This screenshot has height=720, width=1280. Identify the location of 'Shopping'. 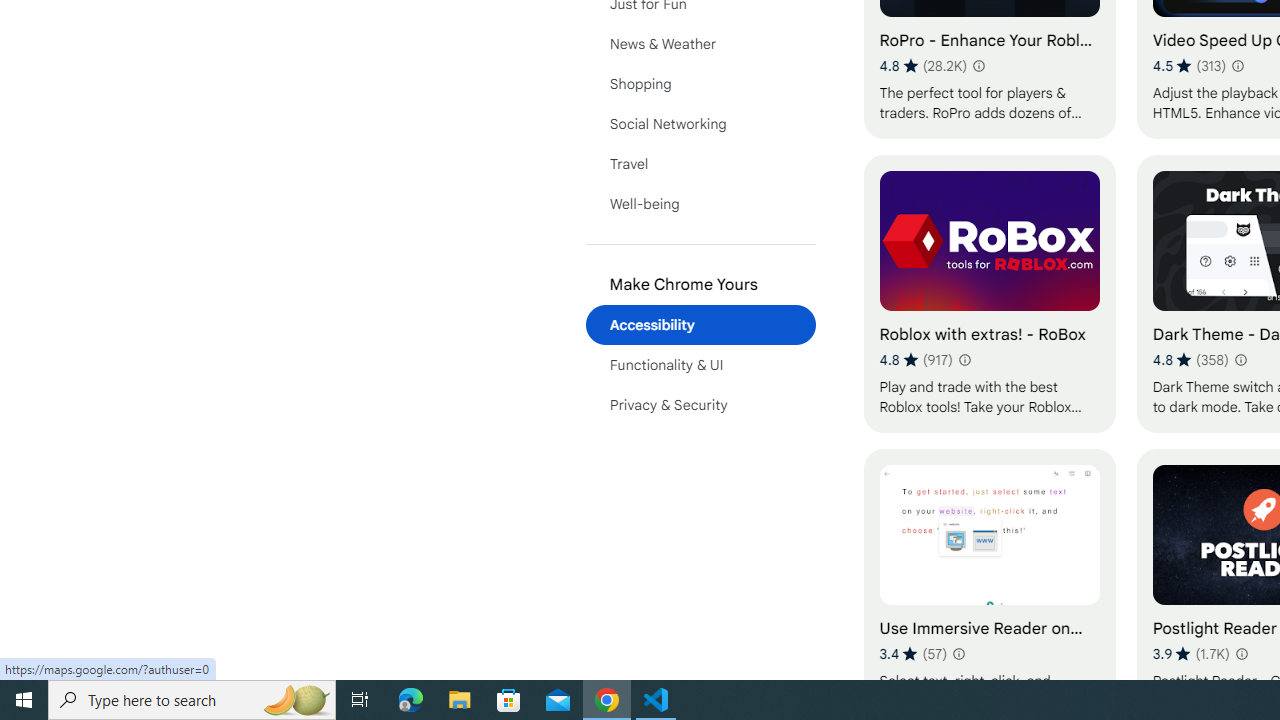
(700, 82).